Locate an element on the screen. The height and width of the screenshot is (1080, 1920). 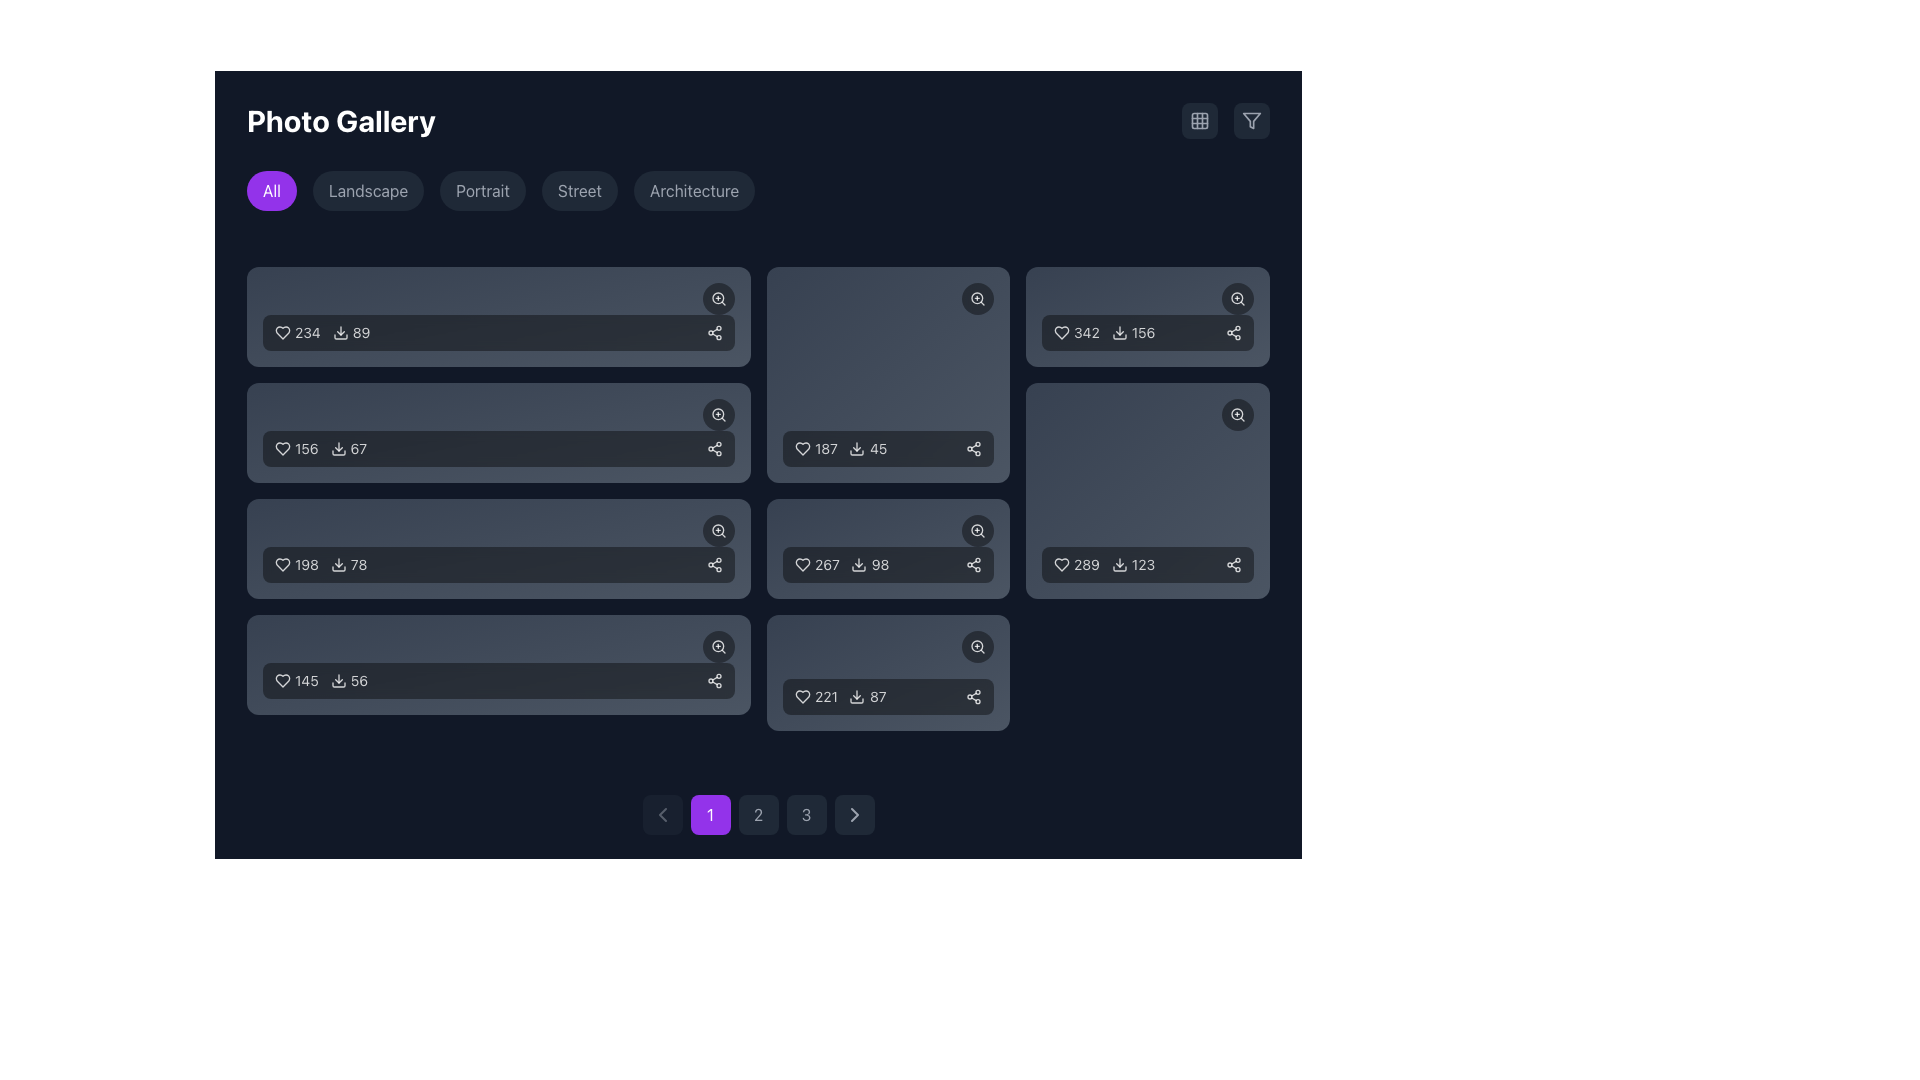
the zoom or view button located at the top-right corner of the statistics card to change its appearance is located at coordinates (1237, 299).